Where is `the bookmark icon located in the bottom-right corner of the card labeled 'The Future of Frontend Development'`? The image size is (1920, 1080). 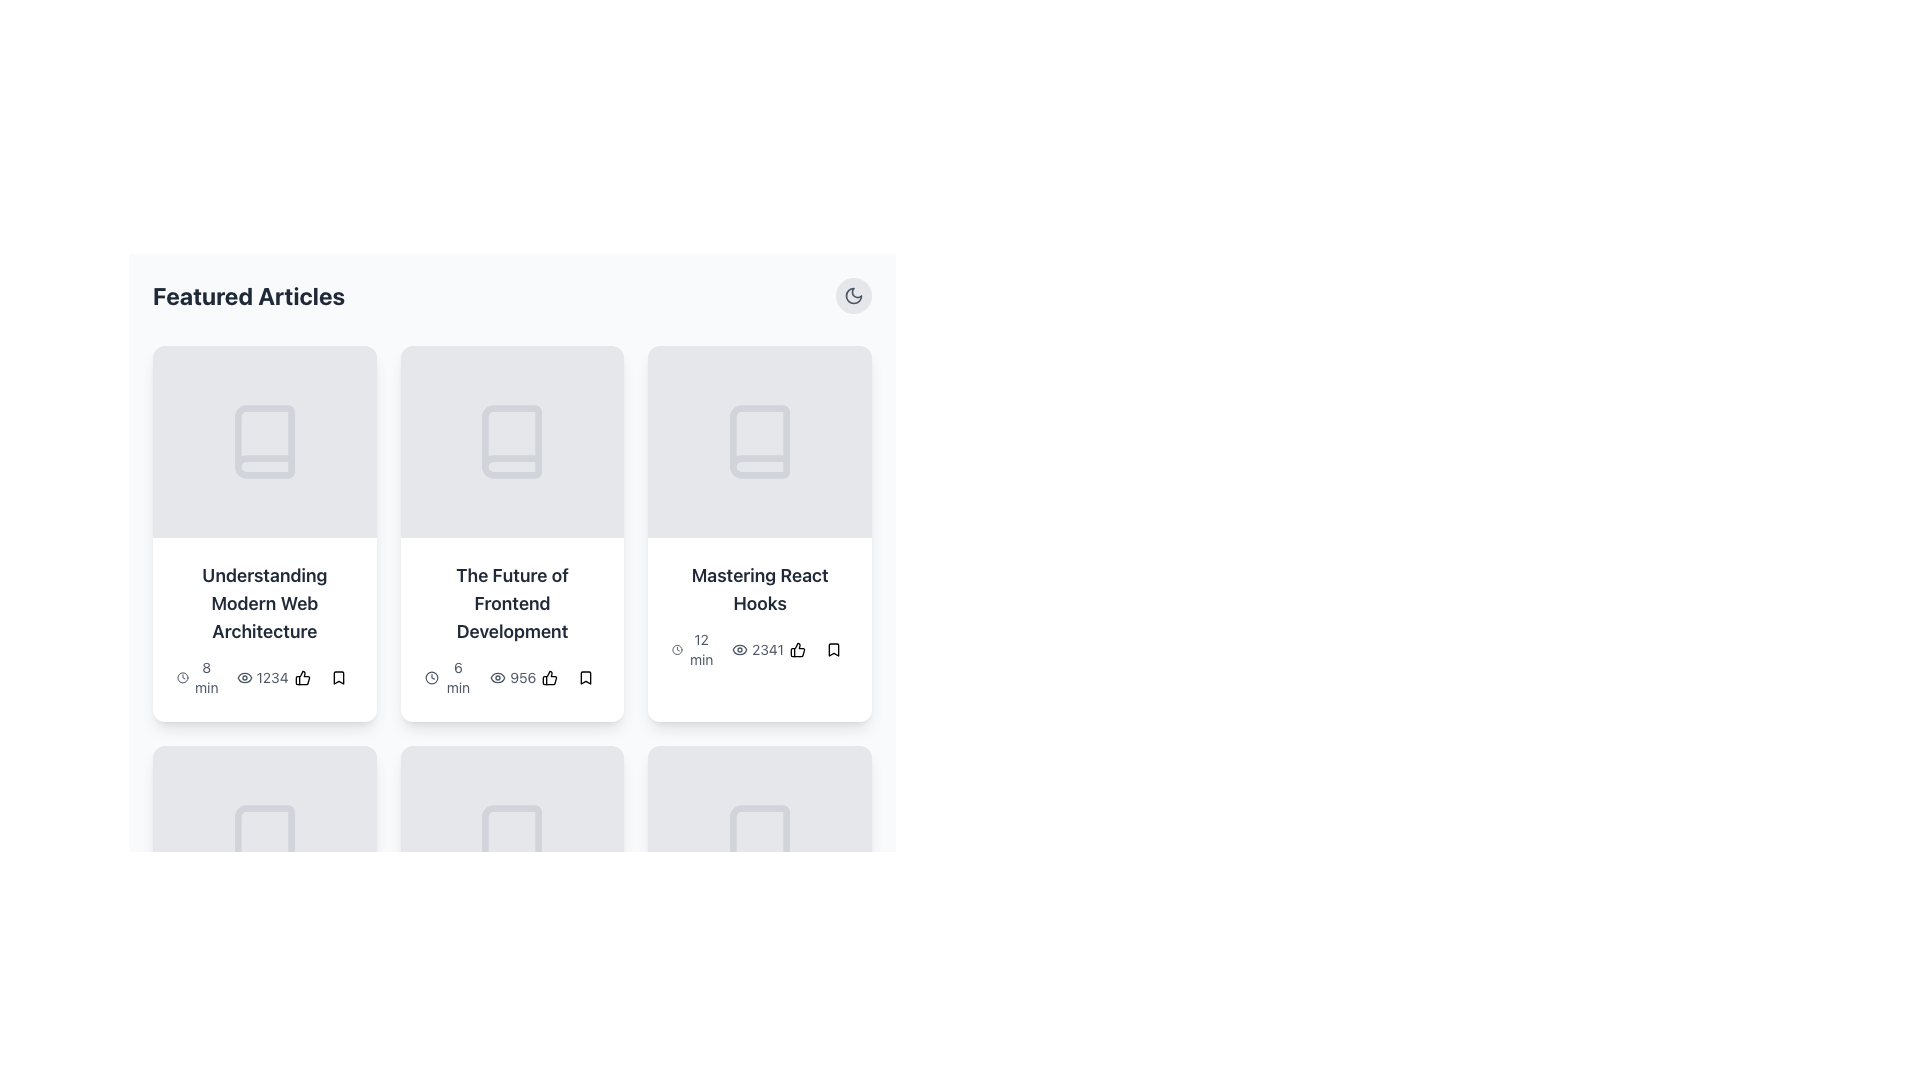 the bookmark icon located in the bottom-right corner of the card labeled 'The Future of Frontend Development' is located at coordinates (585, 677).